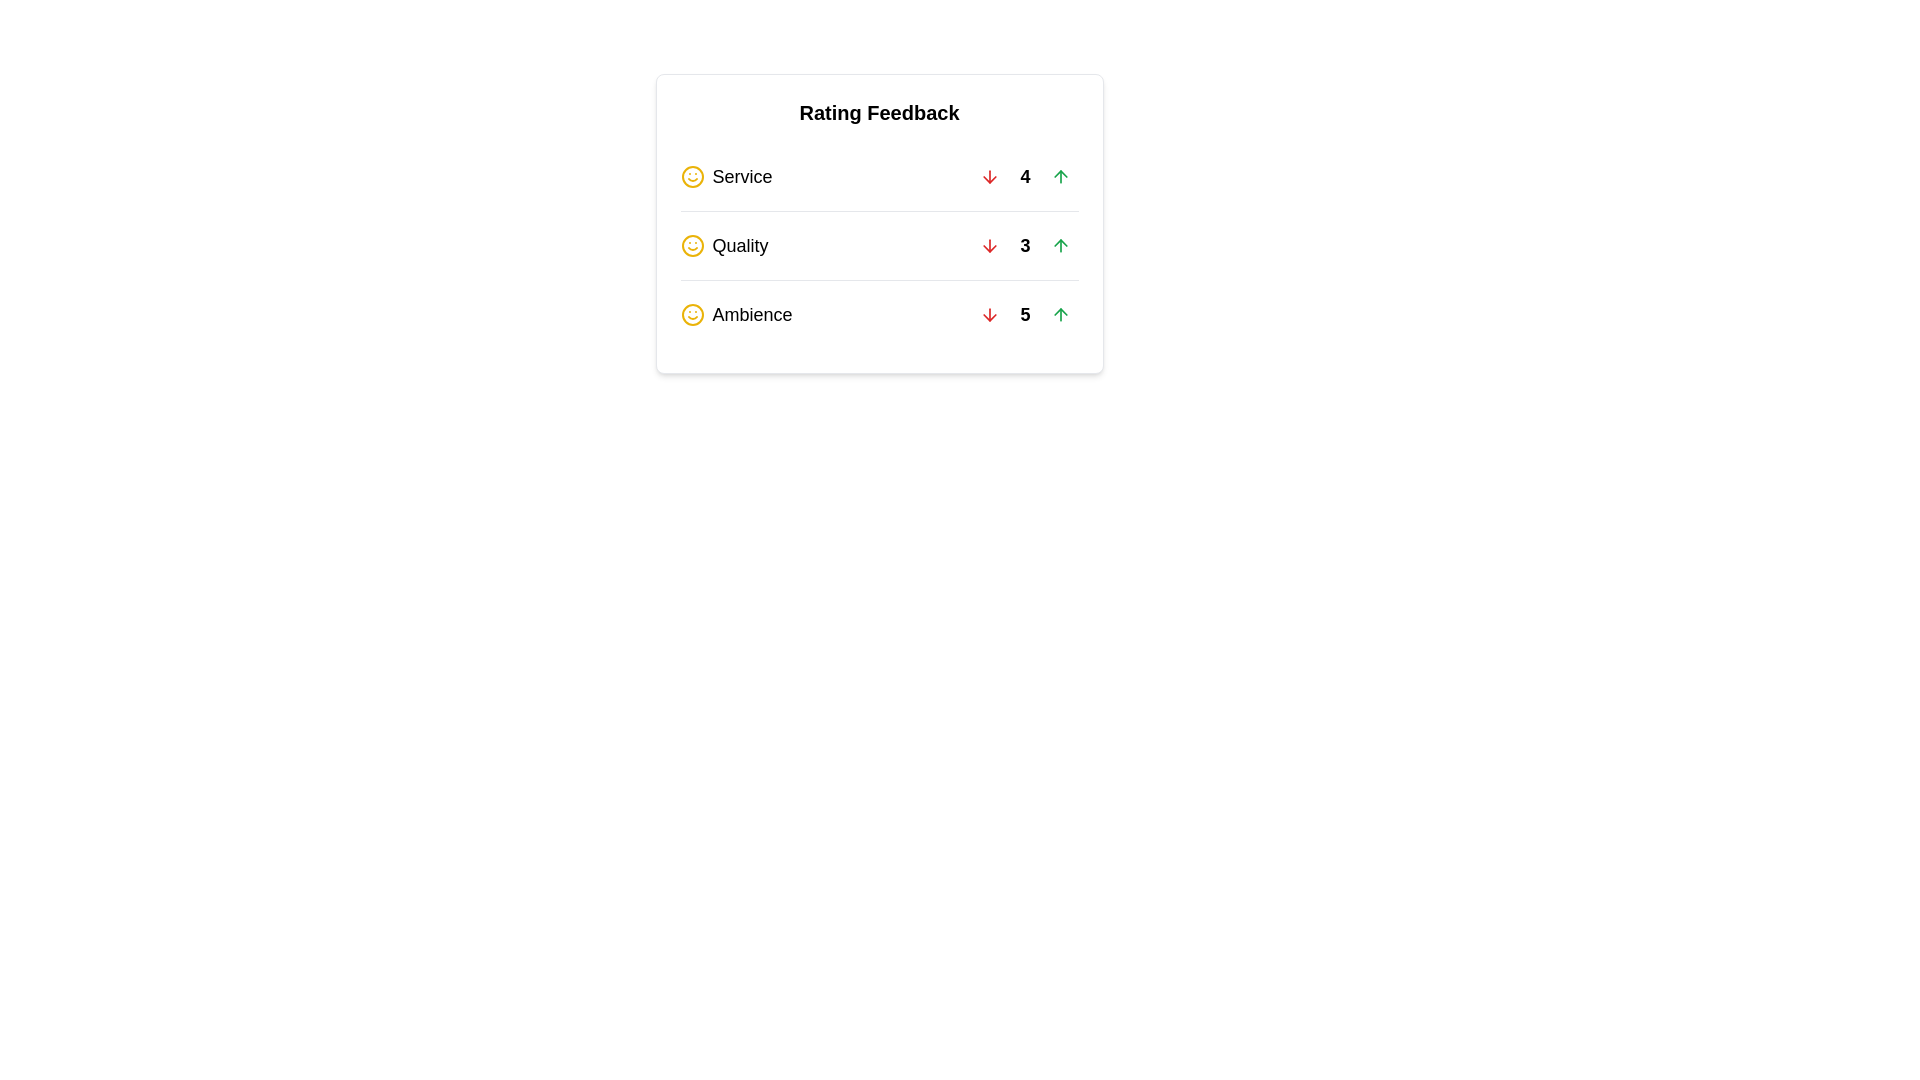  I want to click on the Static text heading that serves as the title for the feedback section, positioned above the rating sections for 'Service', 'Quality', and 'Ambience', so click(879, 112).